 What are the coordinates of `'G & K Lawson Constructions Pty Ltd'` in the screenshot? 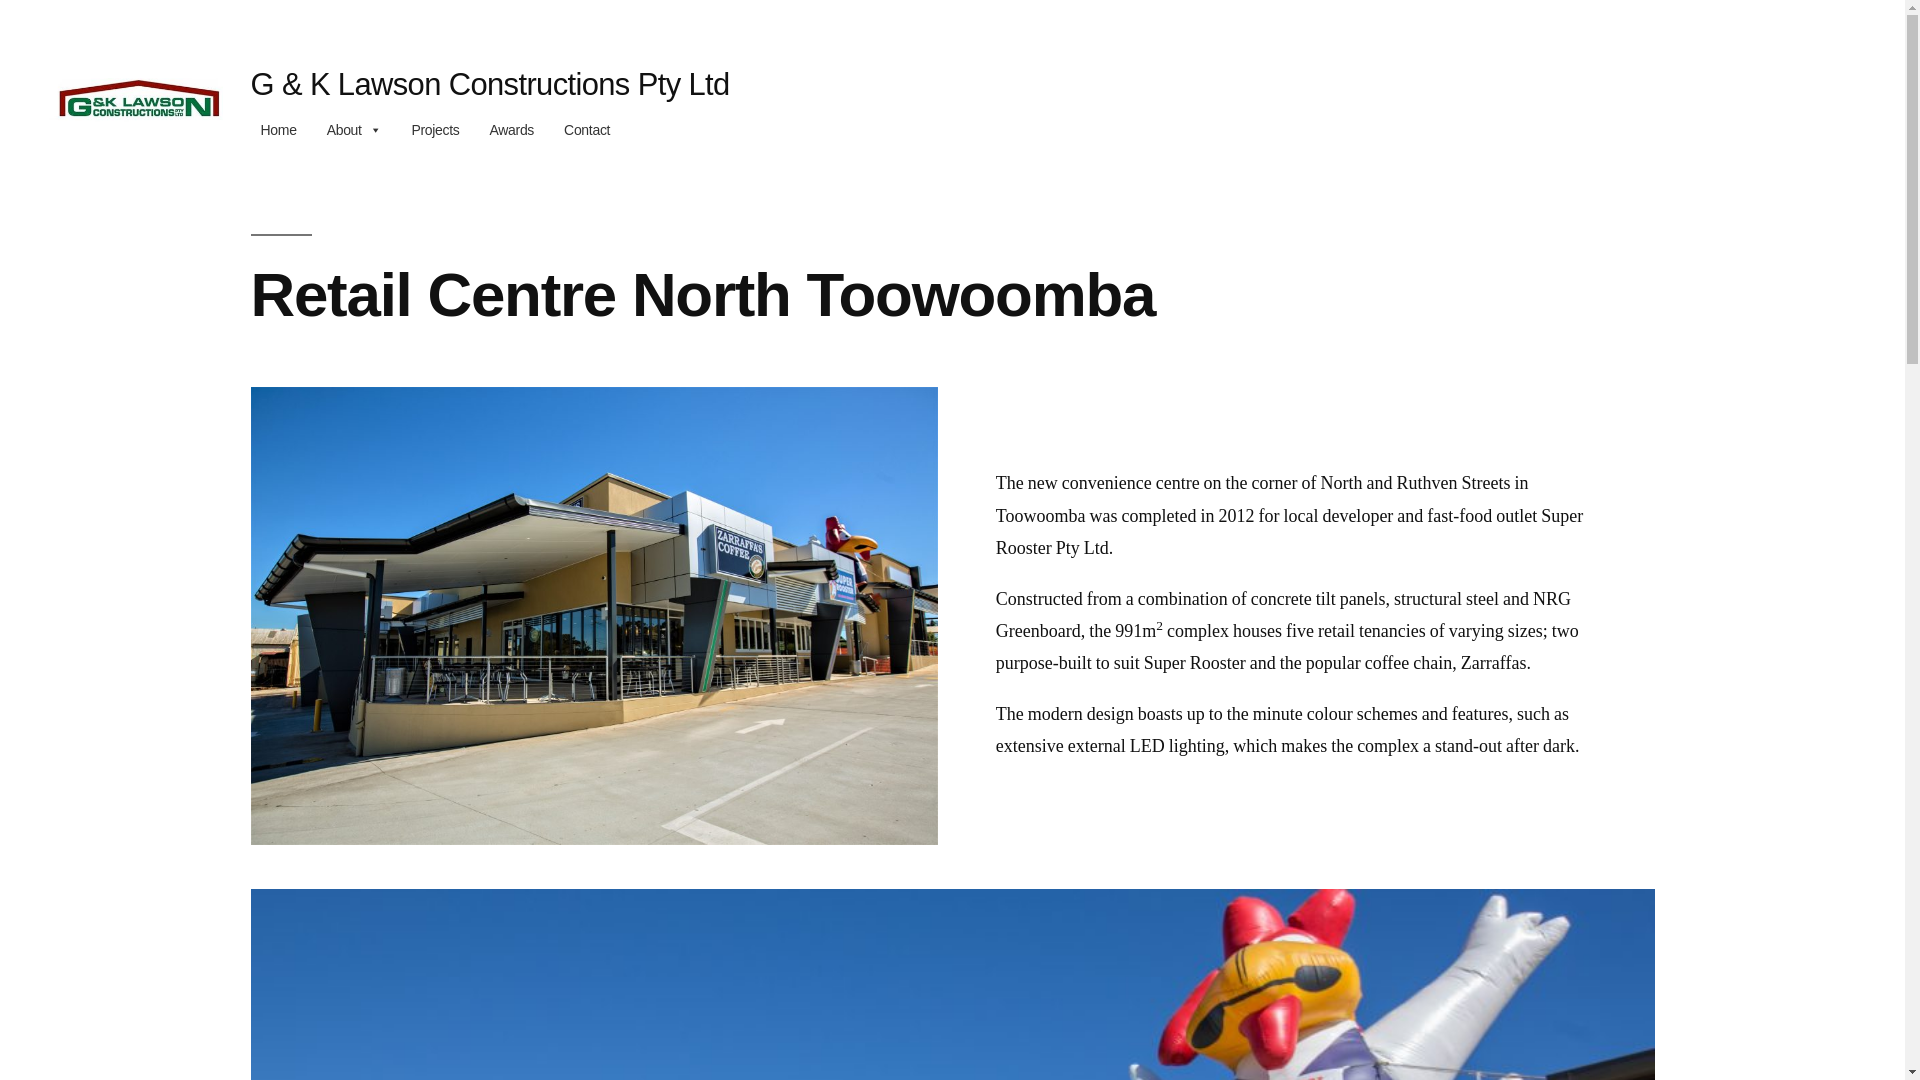 It's located at (248, 83).